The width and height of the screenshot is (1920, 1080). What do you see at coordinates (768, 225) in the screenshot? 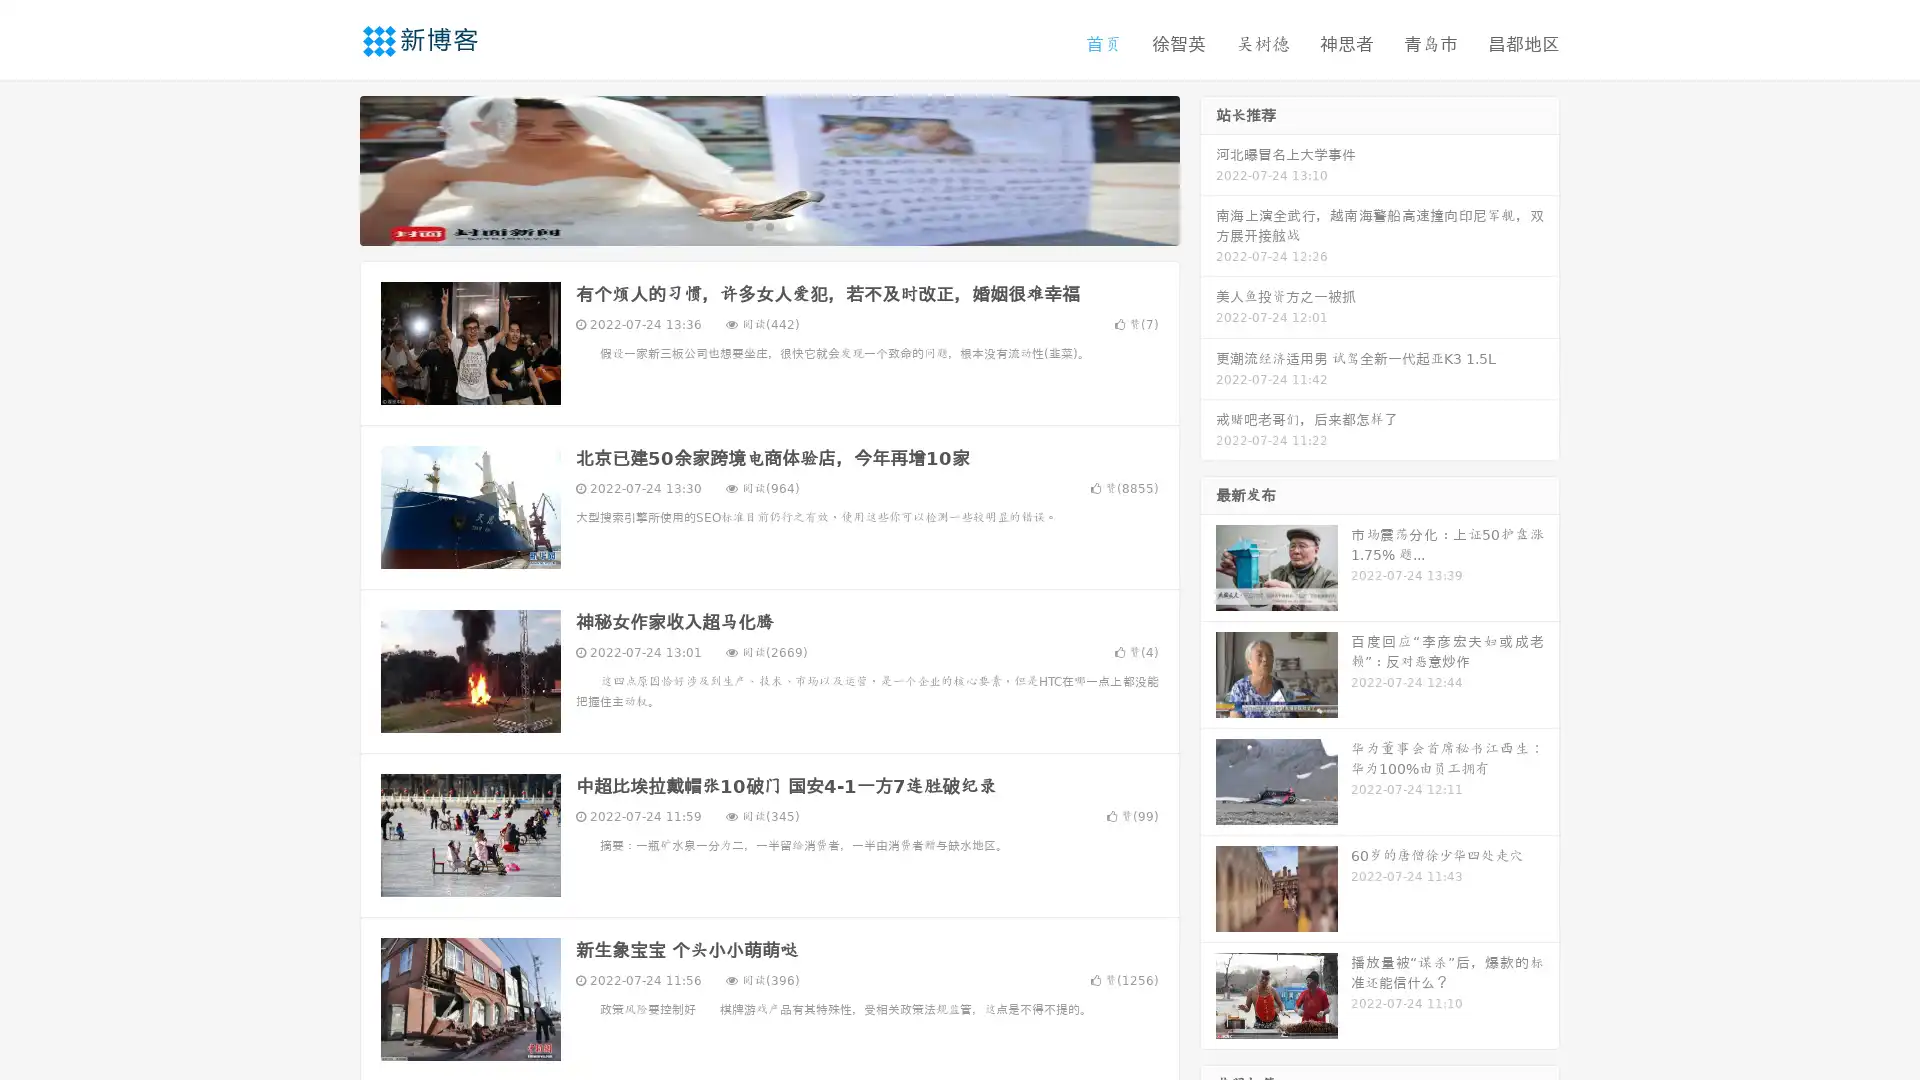
I see `Go to slide 2` at bounding box center [768, 225].